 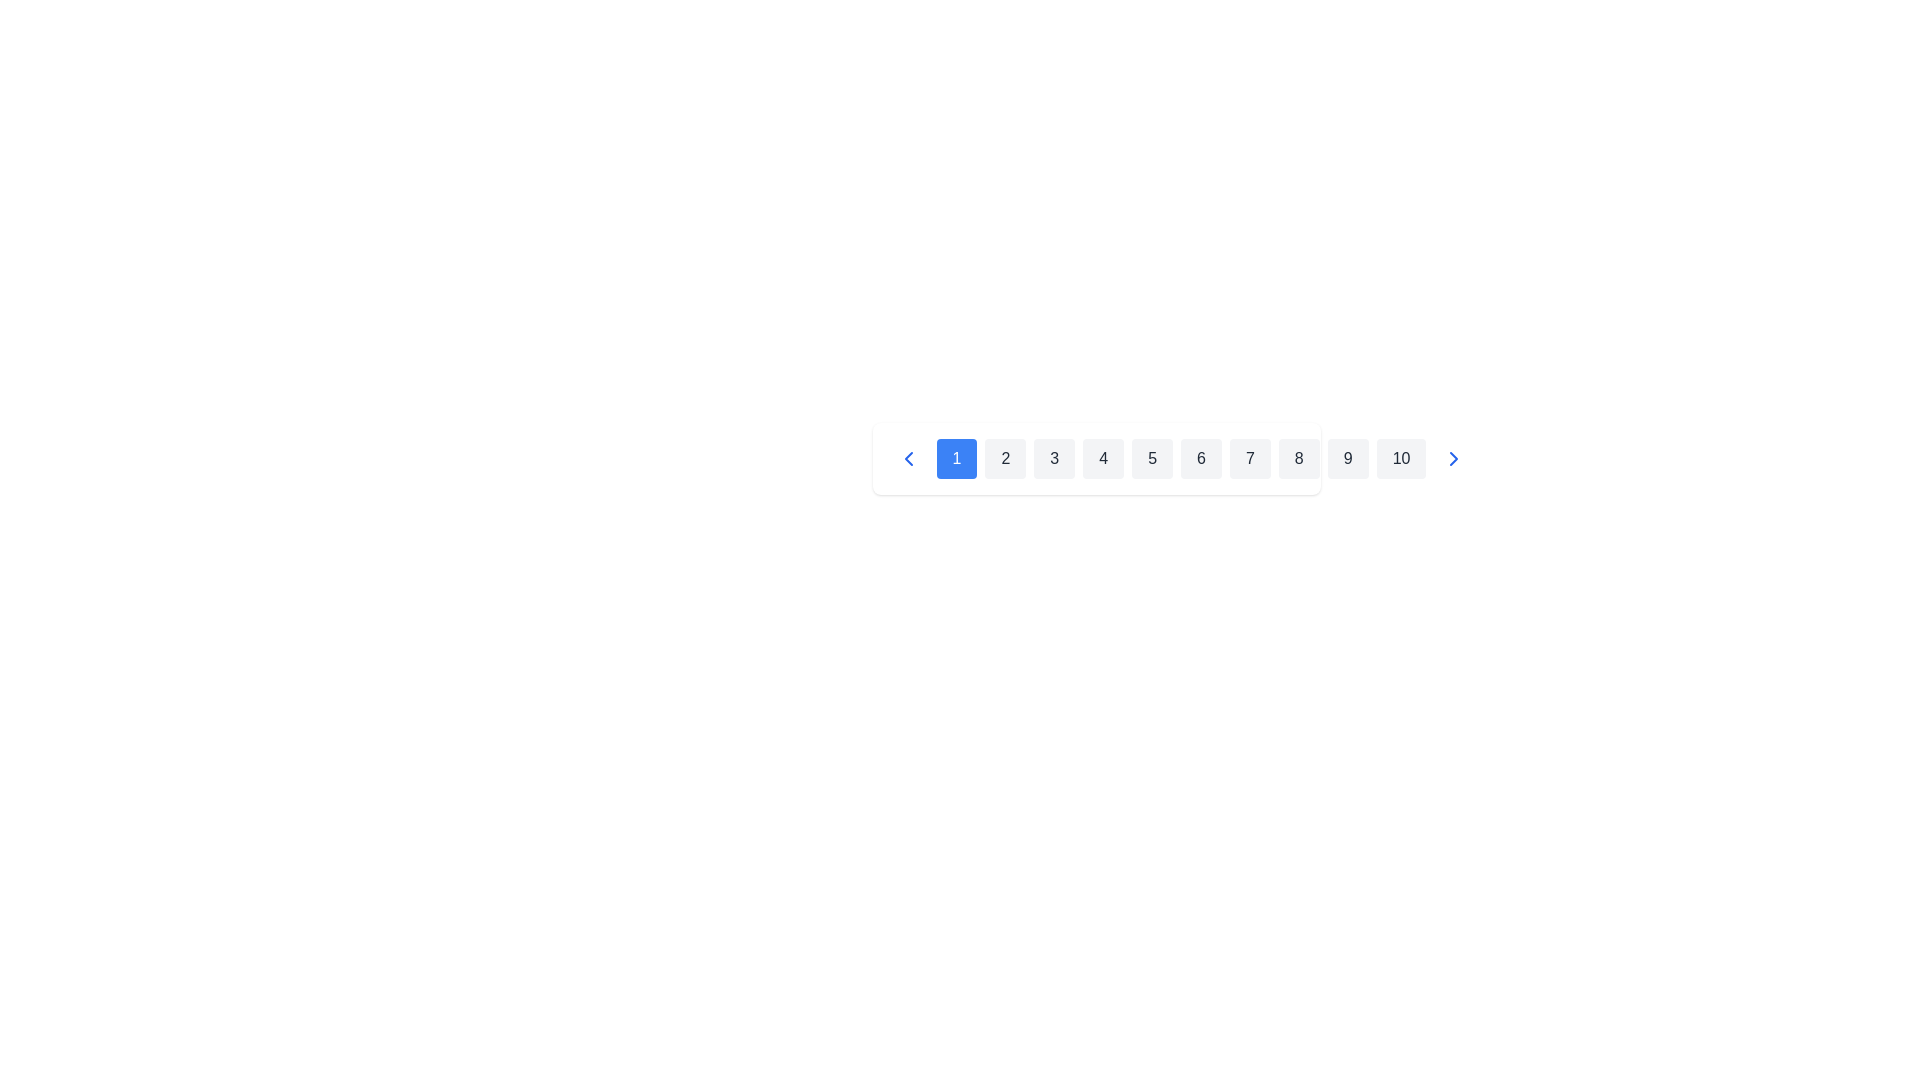 I want to click on the button labeled '7', which is a rectangular button with rounded corners and a light gray background, to change its background color to light blue, so click(x=1249, y=459).